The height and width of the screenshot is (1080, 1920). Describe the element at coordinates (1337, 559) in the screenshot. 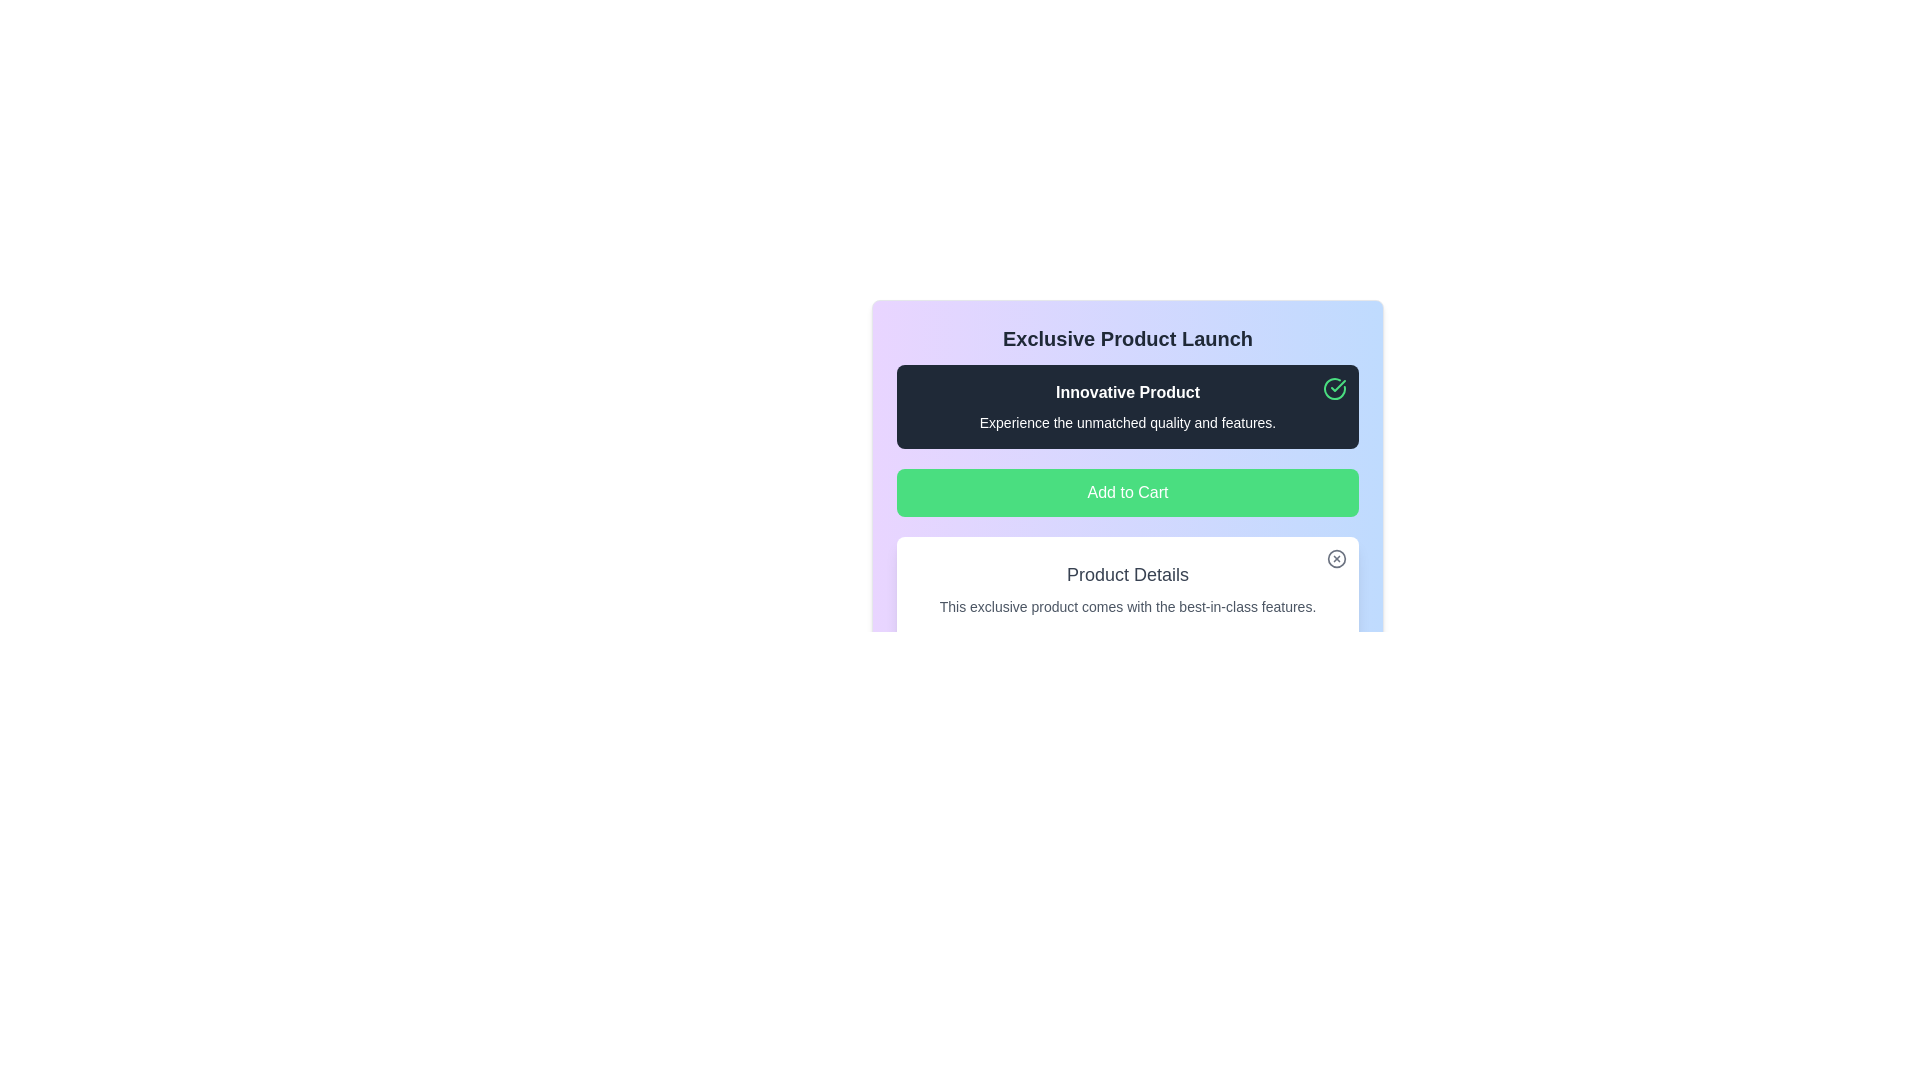

I see `the close button represented as a small circular icon with an 'X' inside it, located in the top-right corner of the 'Product Details' section` at that location.